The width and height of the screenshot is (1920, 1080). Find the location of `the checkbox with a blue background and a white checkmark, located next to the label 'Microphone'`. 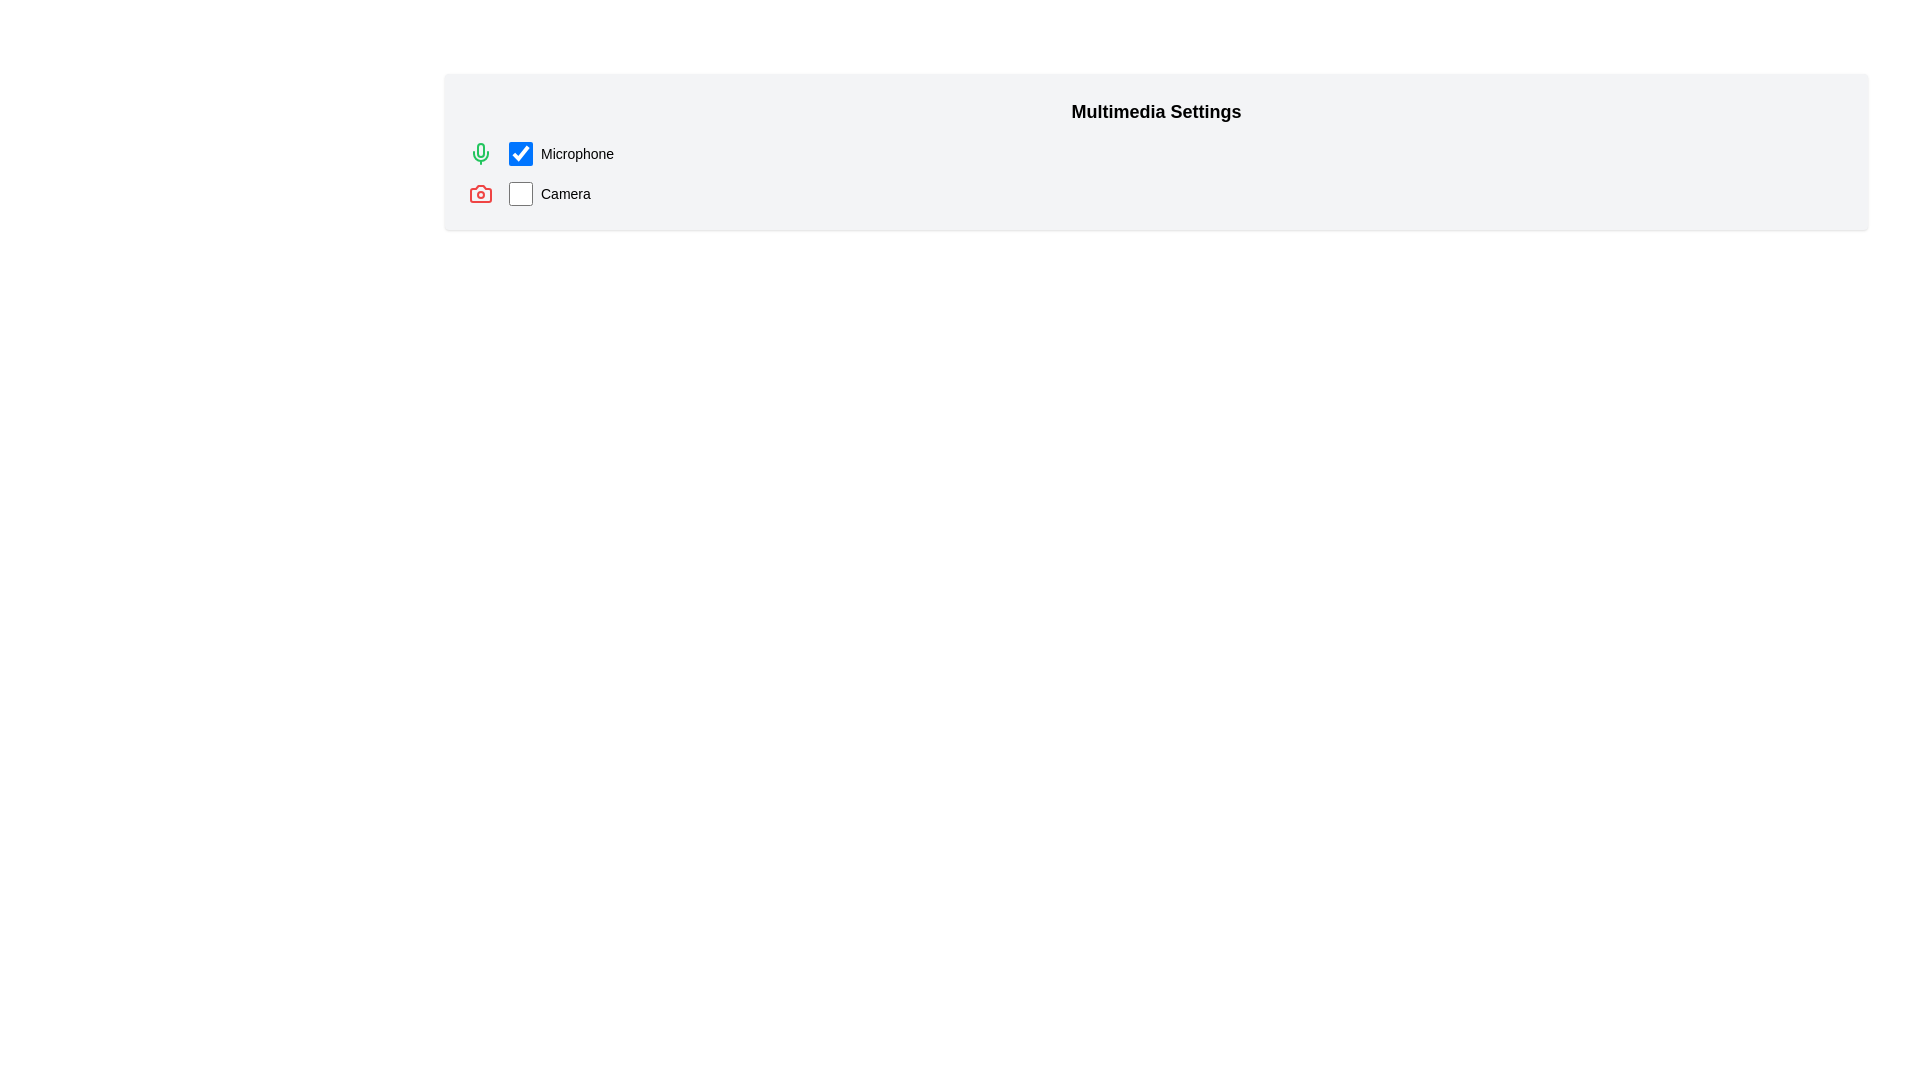

the checkbox with a blue background and a white checkmark, located next to the label 'Microphone' is located at coordinates (521, 153).